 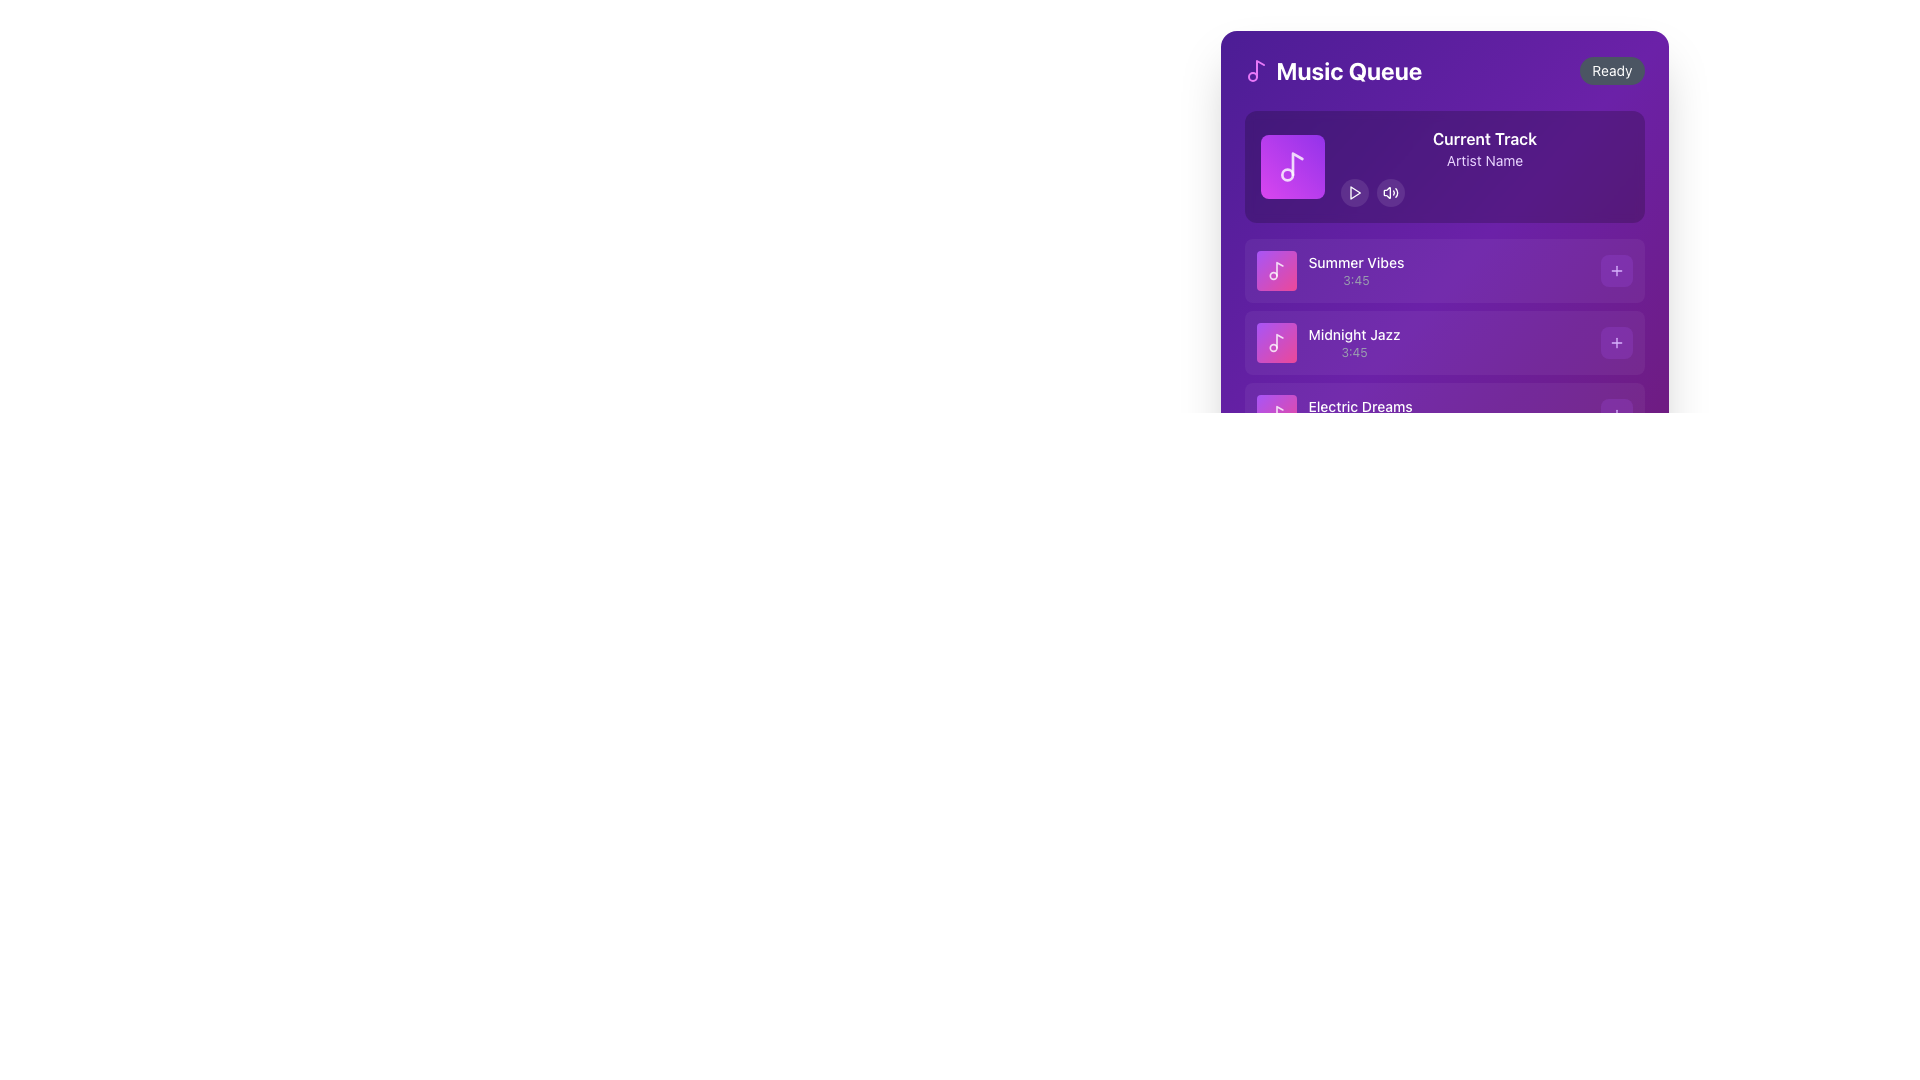 What do you see at coordinates (1389, 192) in the screenshot?
I see `the 'Volume' or 'Audio Control' button located in the 'Music Queue' panel, which is the second button to the right of the play button` at bounding box center [1389, 192].